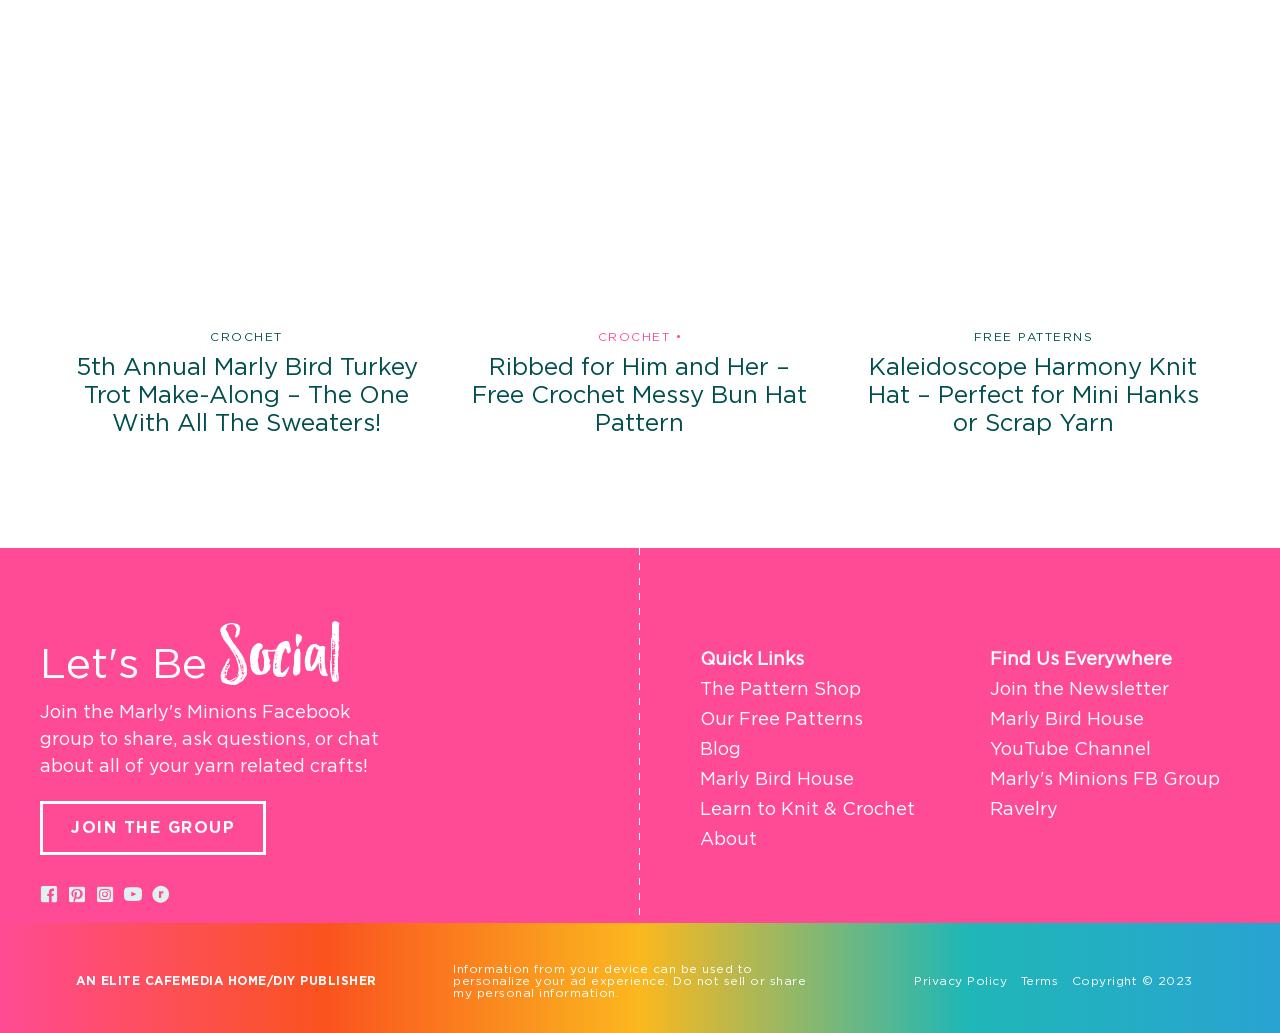 This screenshot has width=1280, height=1033. What do you see at coordinates (989, 749) in the screenshot?
I see `'YouTube Channel'` at bounding box center [989, 749].